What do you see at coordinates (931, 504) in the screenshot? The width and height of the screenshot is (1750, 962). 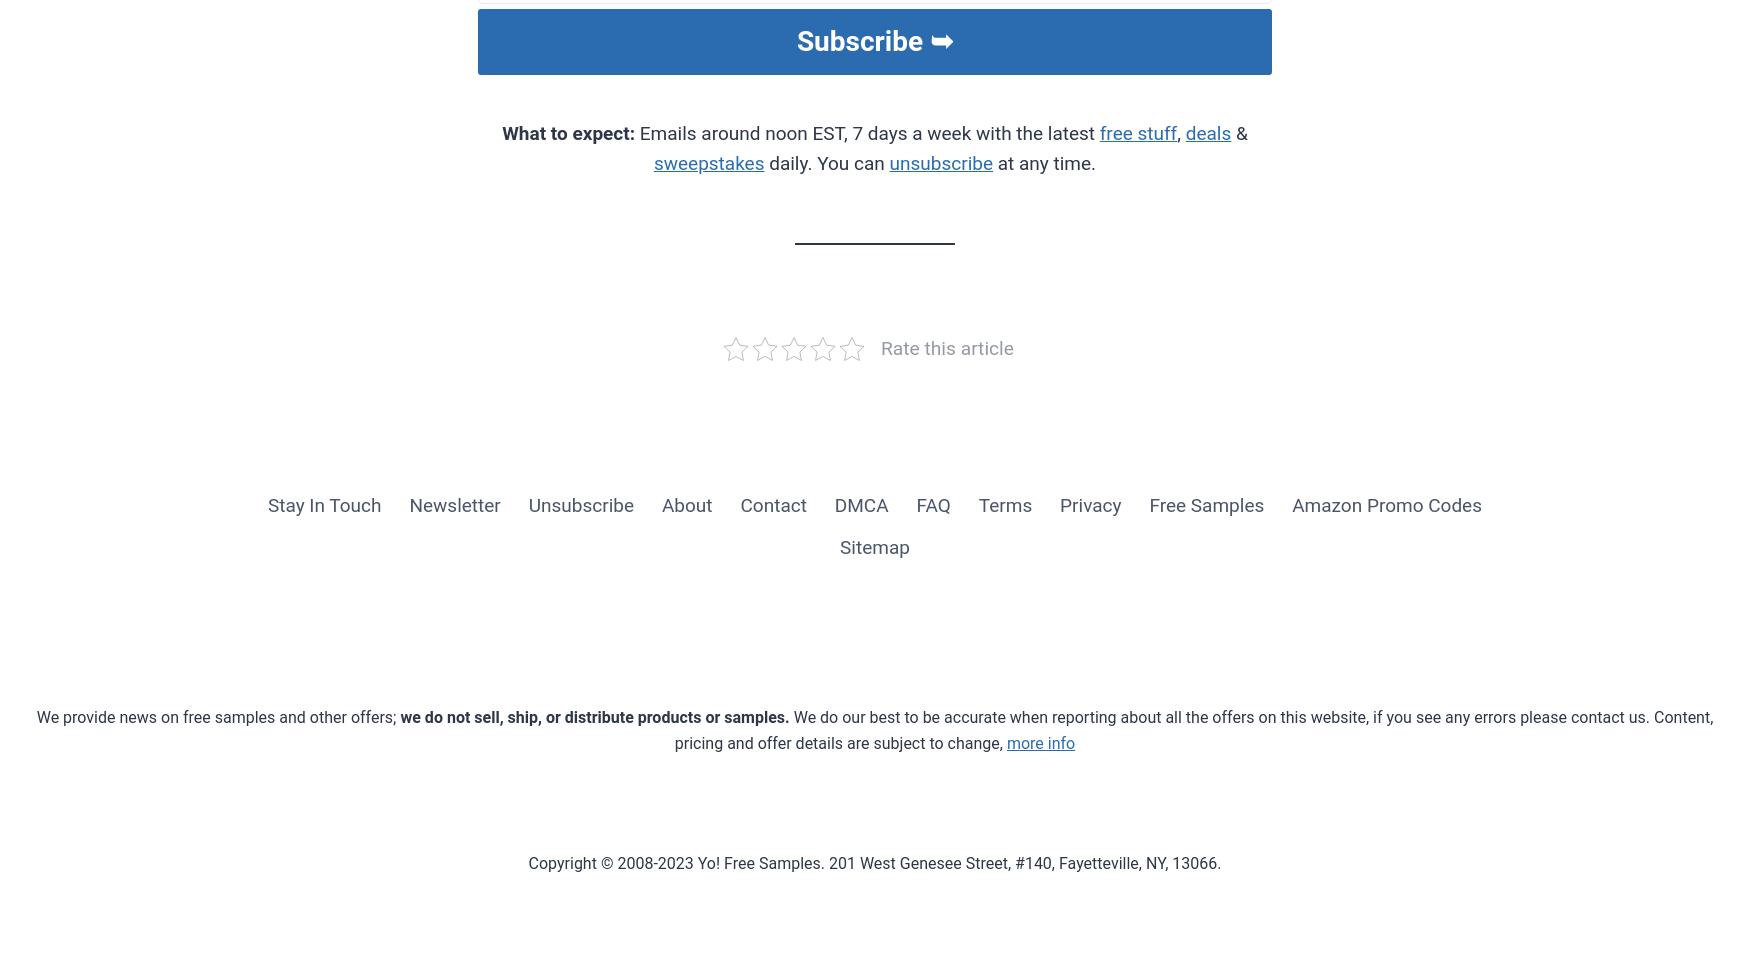 I see `'FAQ'` at bounding box center [931, 504].